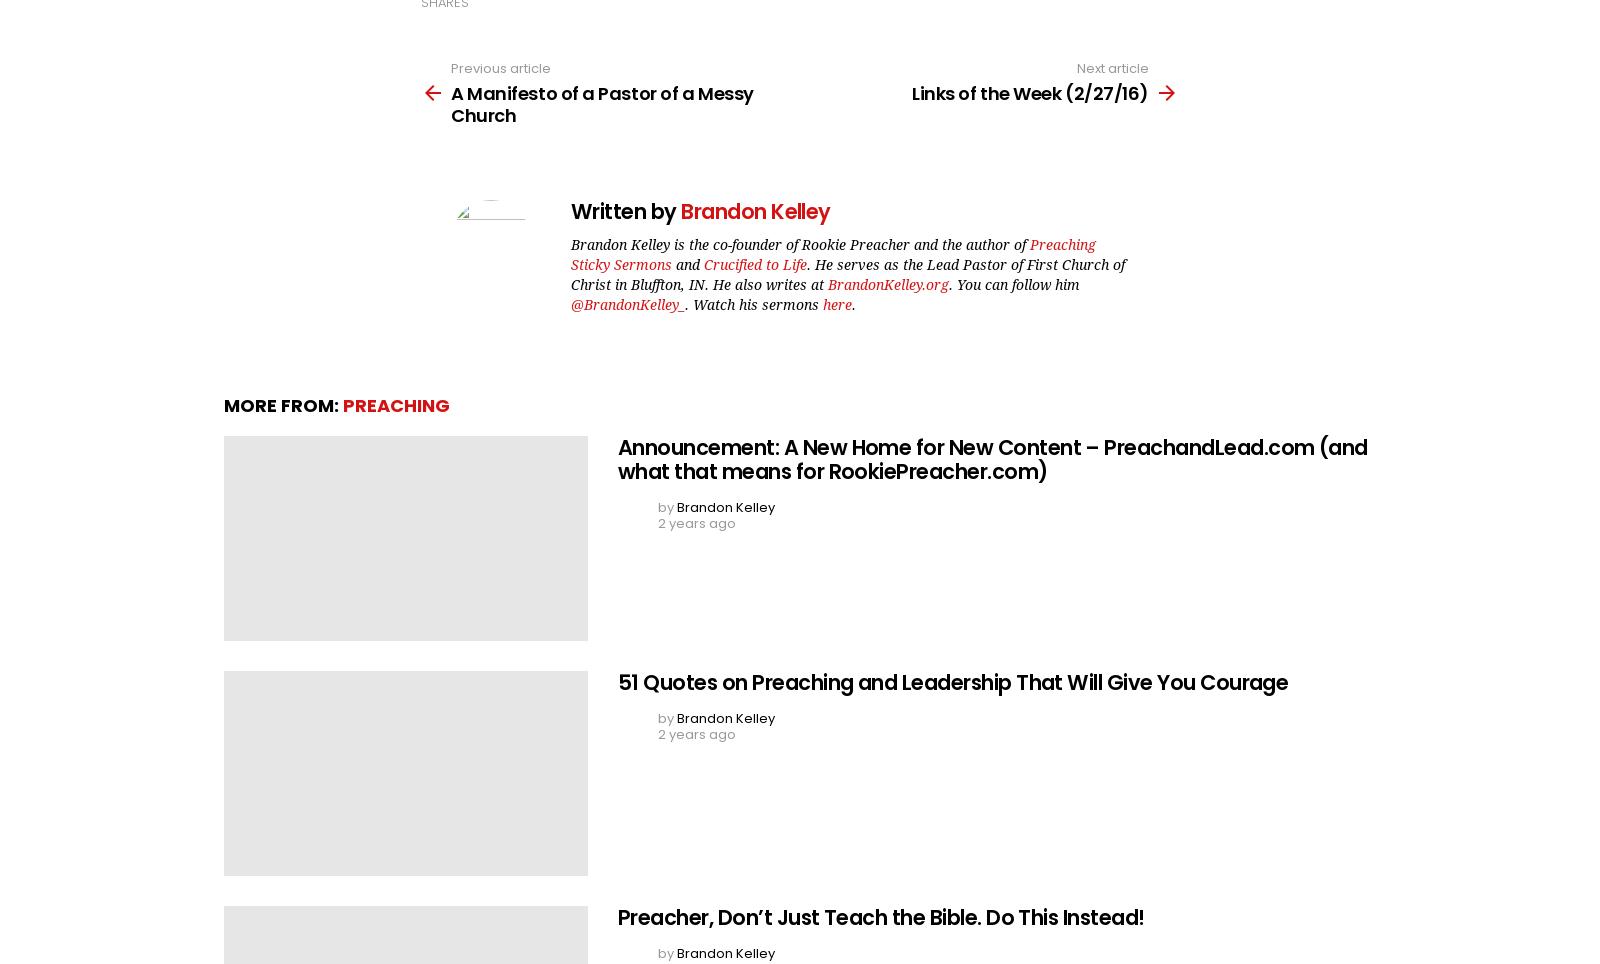  Describe the element at coordinates (625, 211) in the screenshot. I see `'Written by'` at that location.